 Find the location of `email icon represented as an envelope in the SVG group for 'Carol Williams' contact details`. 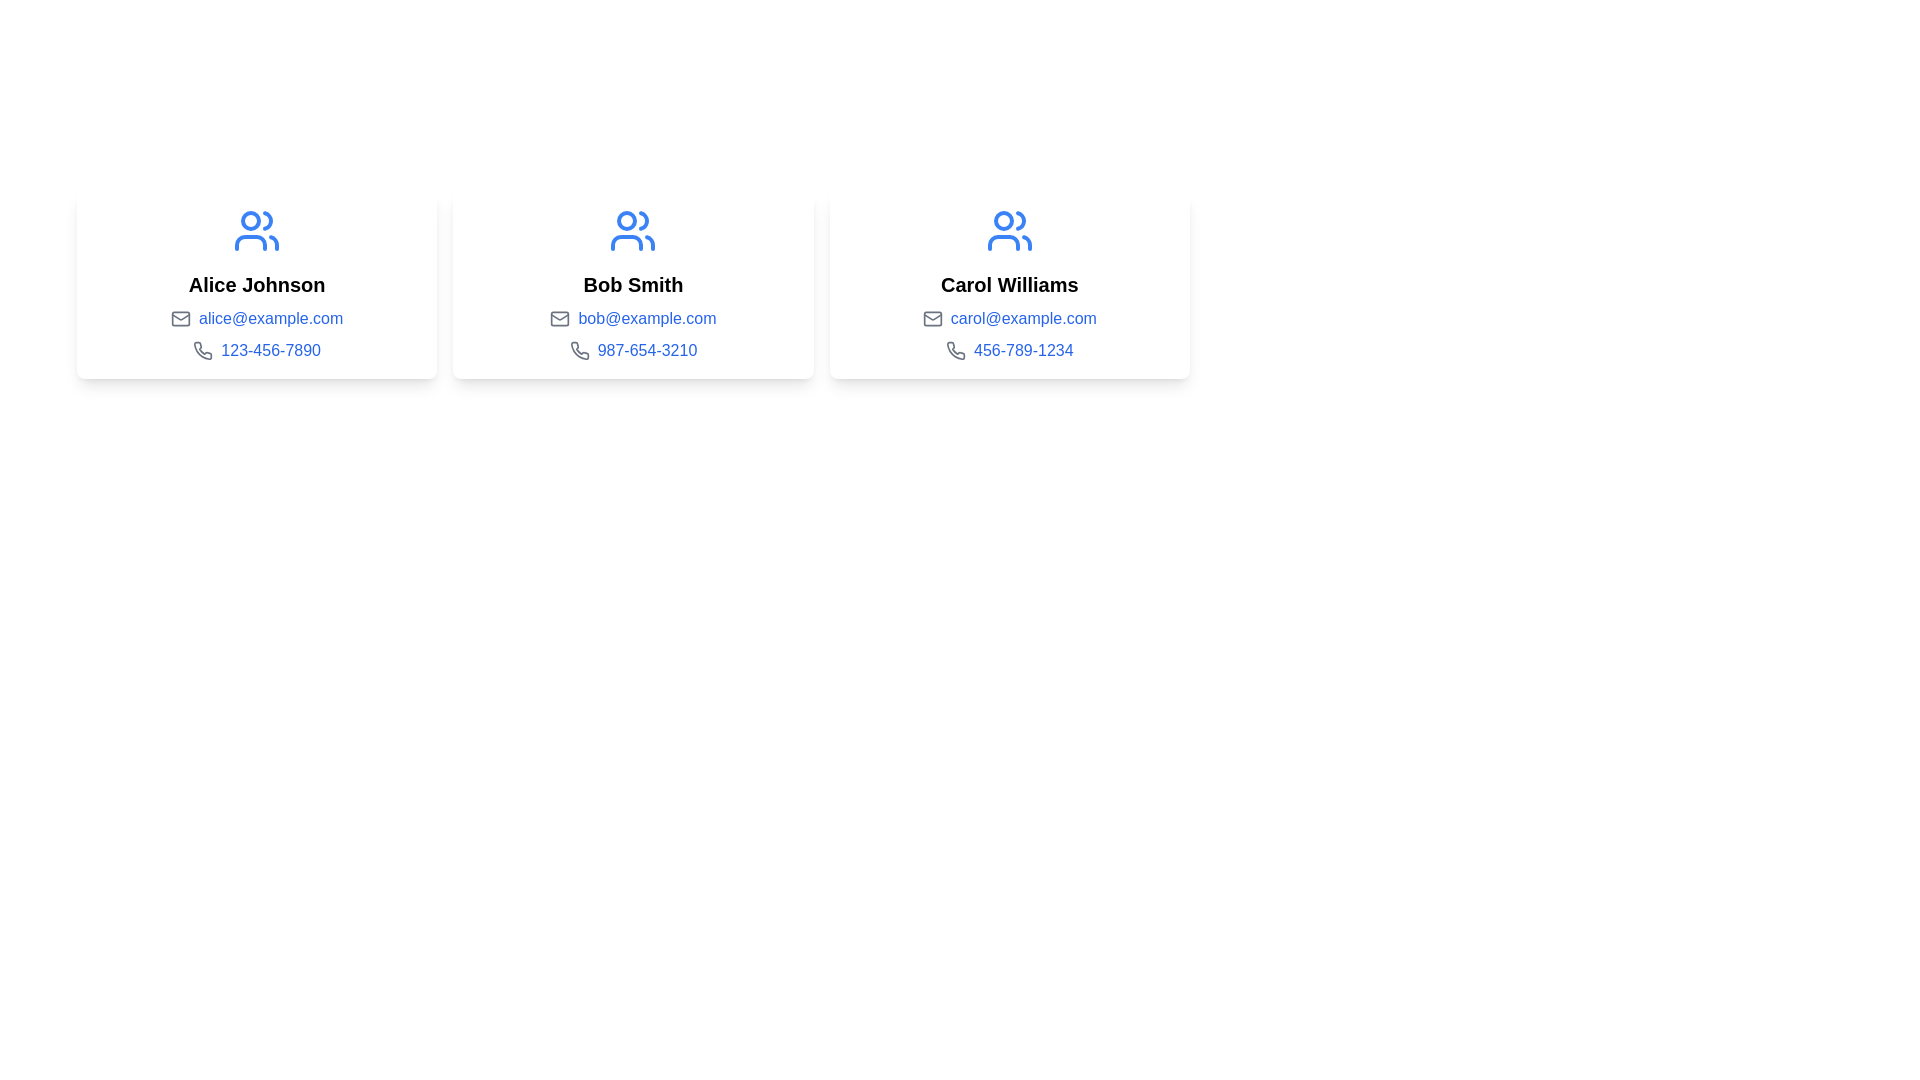

email icon represented as an envelope in the SVG group for 'Carol Williams' contact details is located at coordinates (931, 318).